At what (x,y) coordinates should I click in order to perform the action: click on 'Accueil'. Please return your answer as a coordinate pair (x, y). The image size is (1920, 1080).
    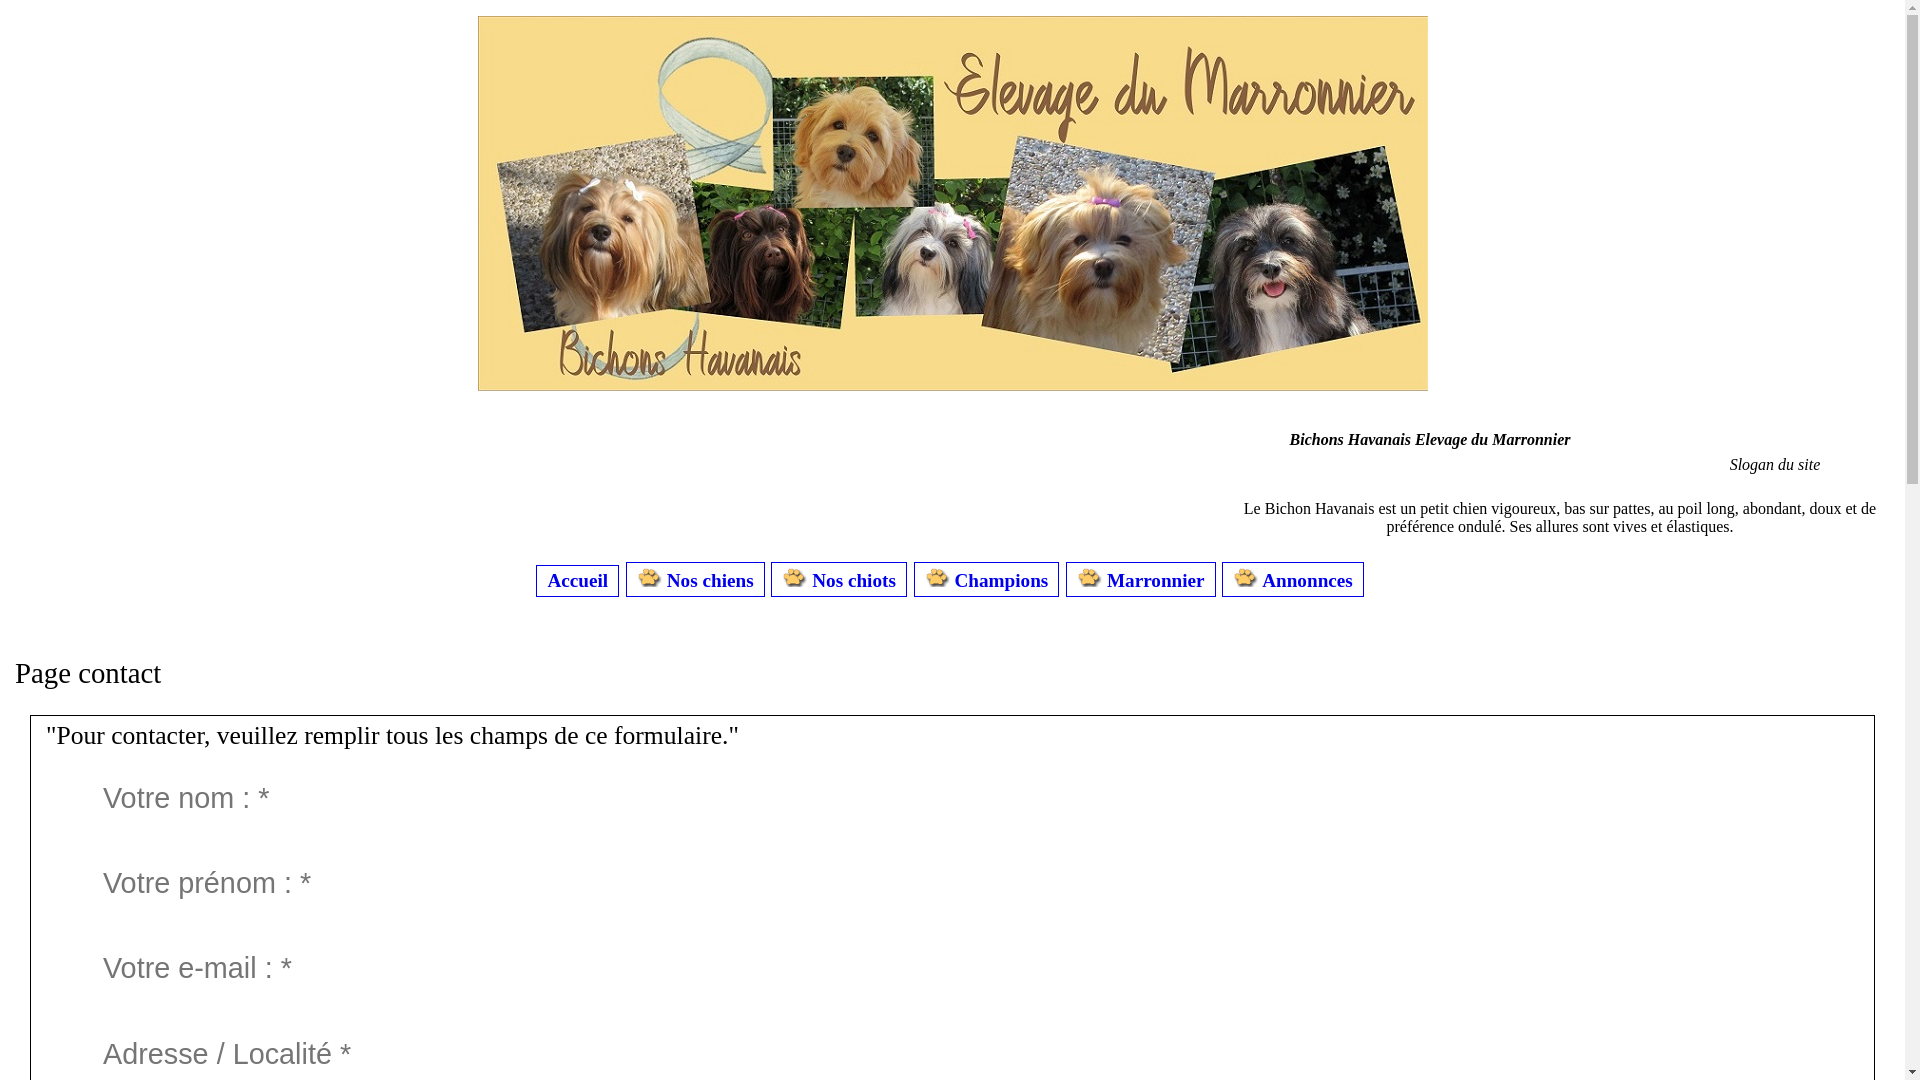
    Looking at the image, I should click on (576, 581).